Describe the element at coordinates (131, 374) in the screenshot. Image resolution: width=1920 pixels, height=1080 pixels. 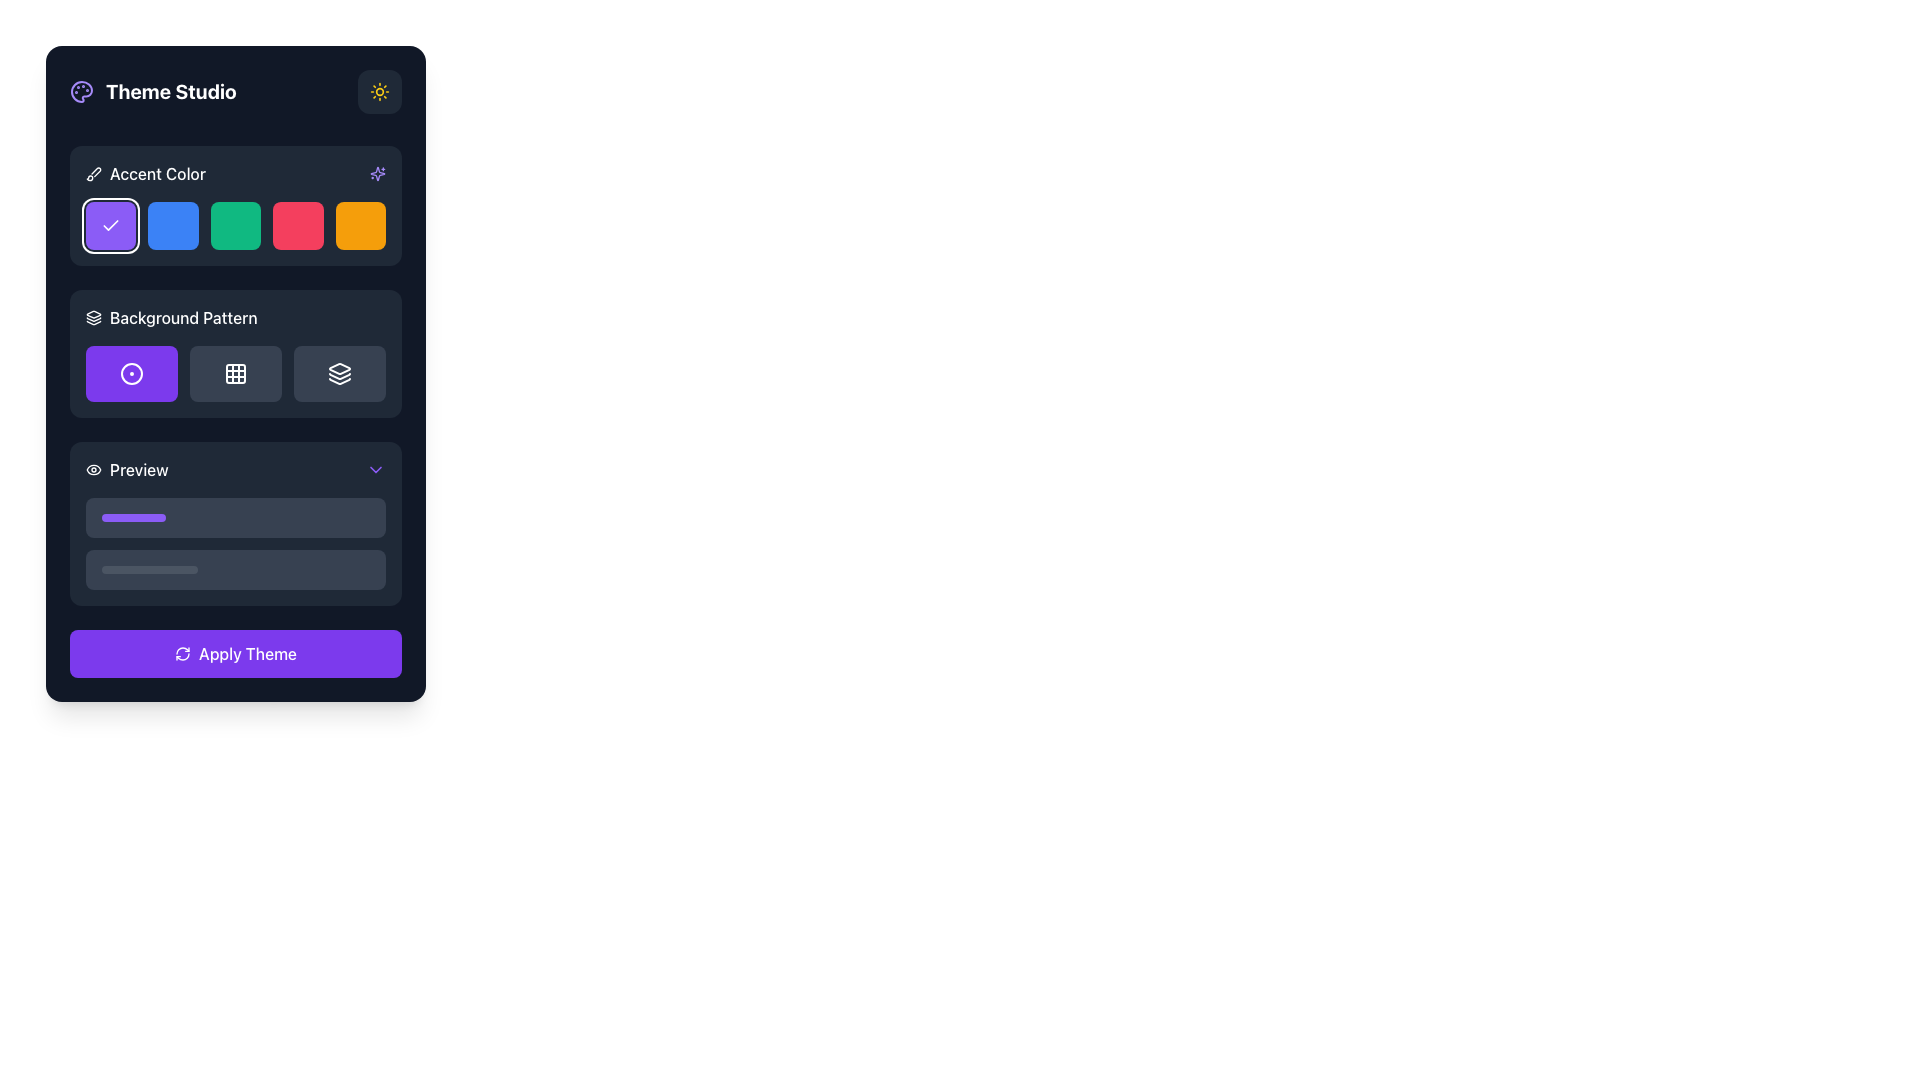
I see `the first button in the 'Background Pattern' section` at that location.